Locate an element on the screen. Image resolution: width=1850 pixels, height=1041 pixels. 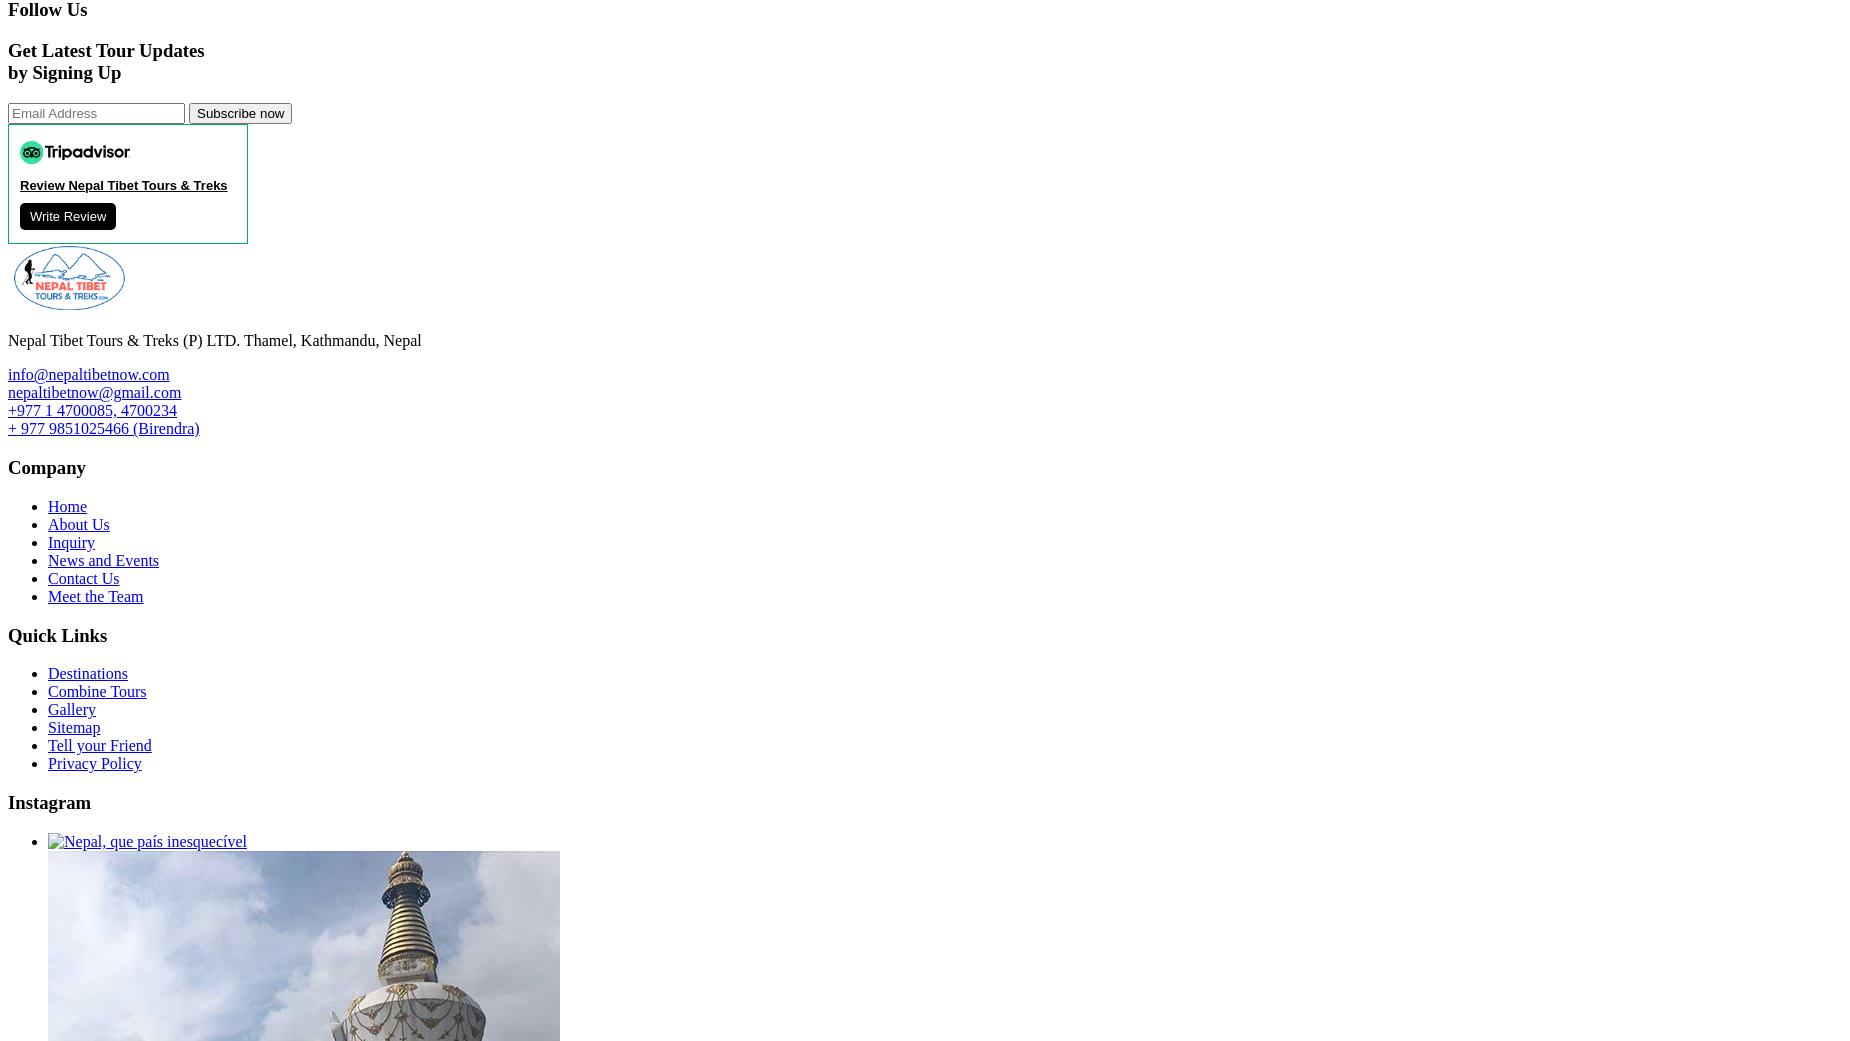
'Meet the Team' is located at coordinates (94, 595).